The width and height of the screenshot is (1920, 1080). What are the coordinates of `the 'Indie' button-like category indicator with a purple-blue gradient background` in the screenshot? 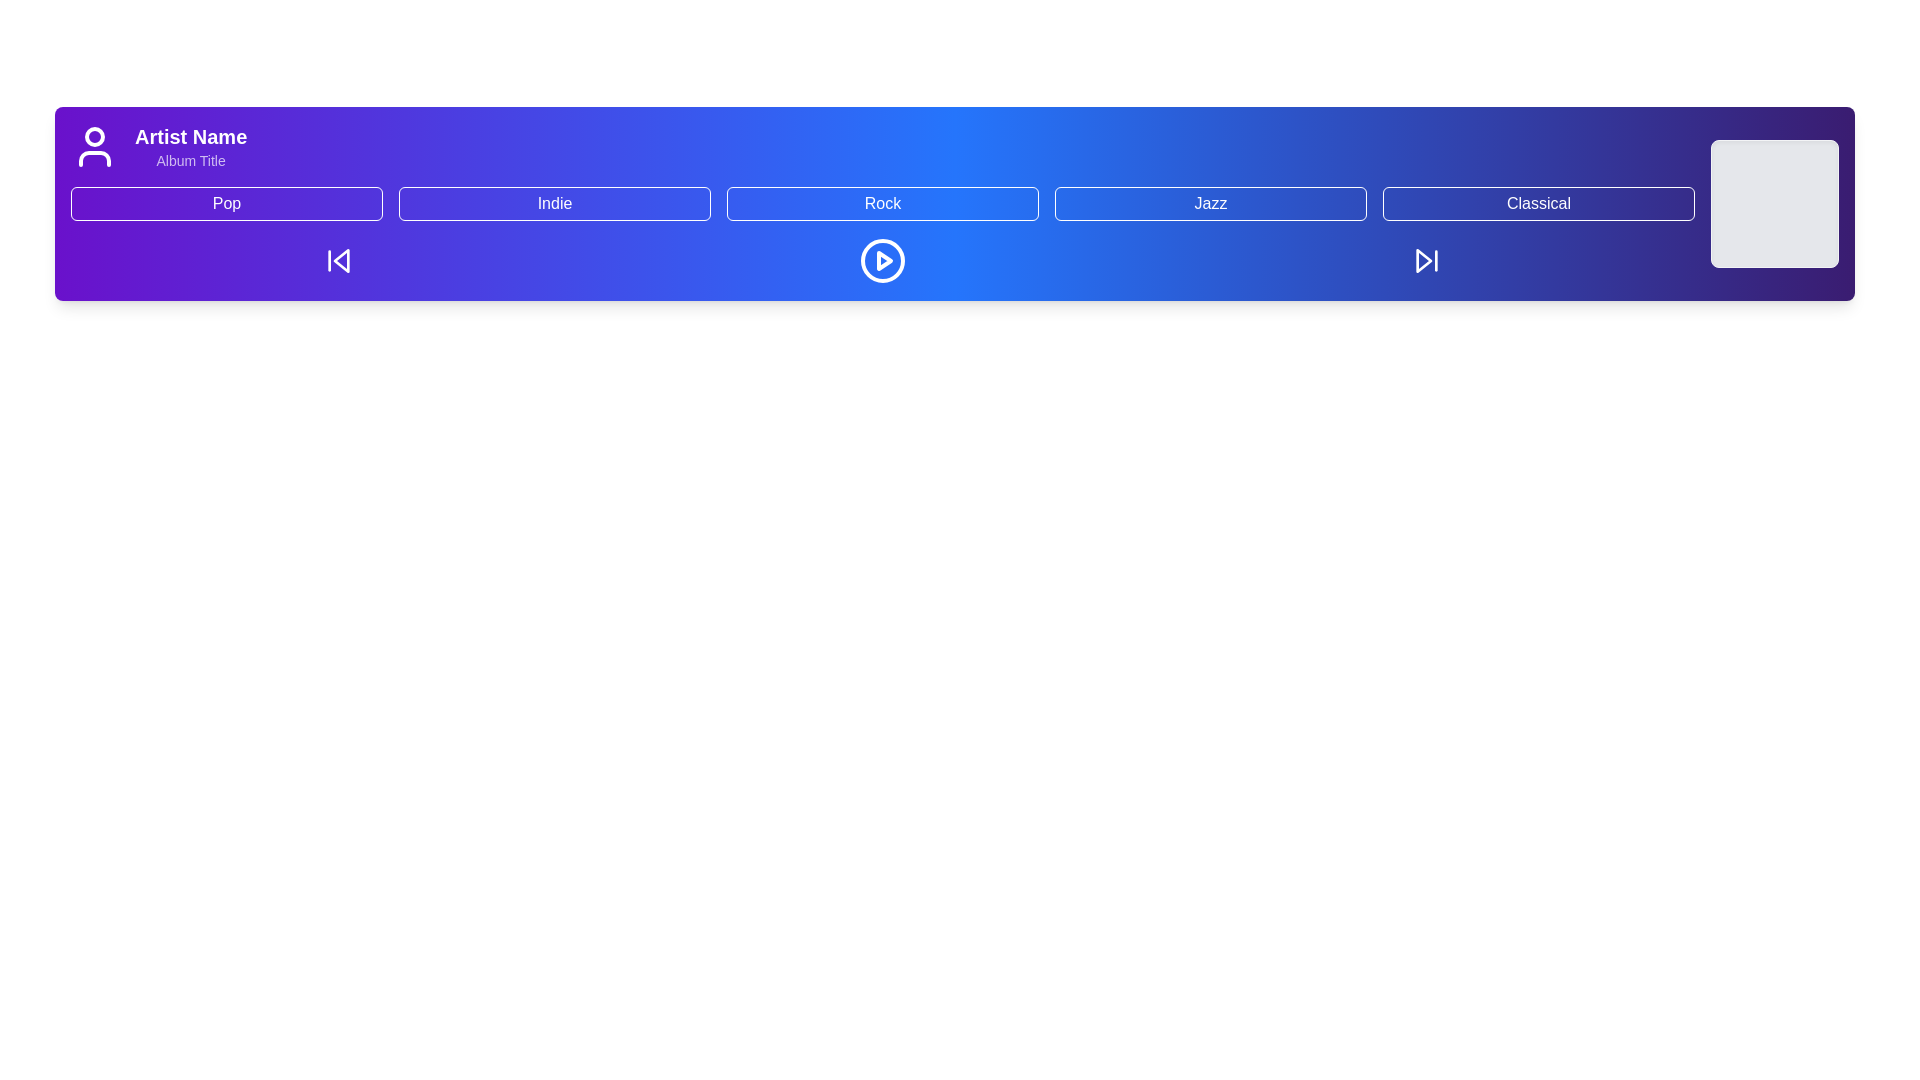 It's located at (555, 204).